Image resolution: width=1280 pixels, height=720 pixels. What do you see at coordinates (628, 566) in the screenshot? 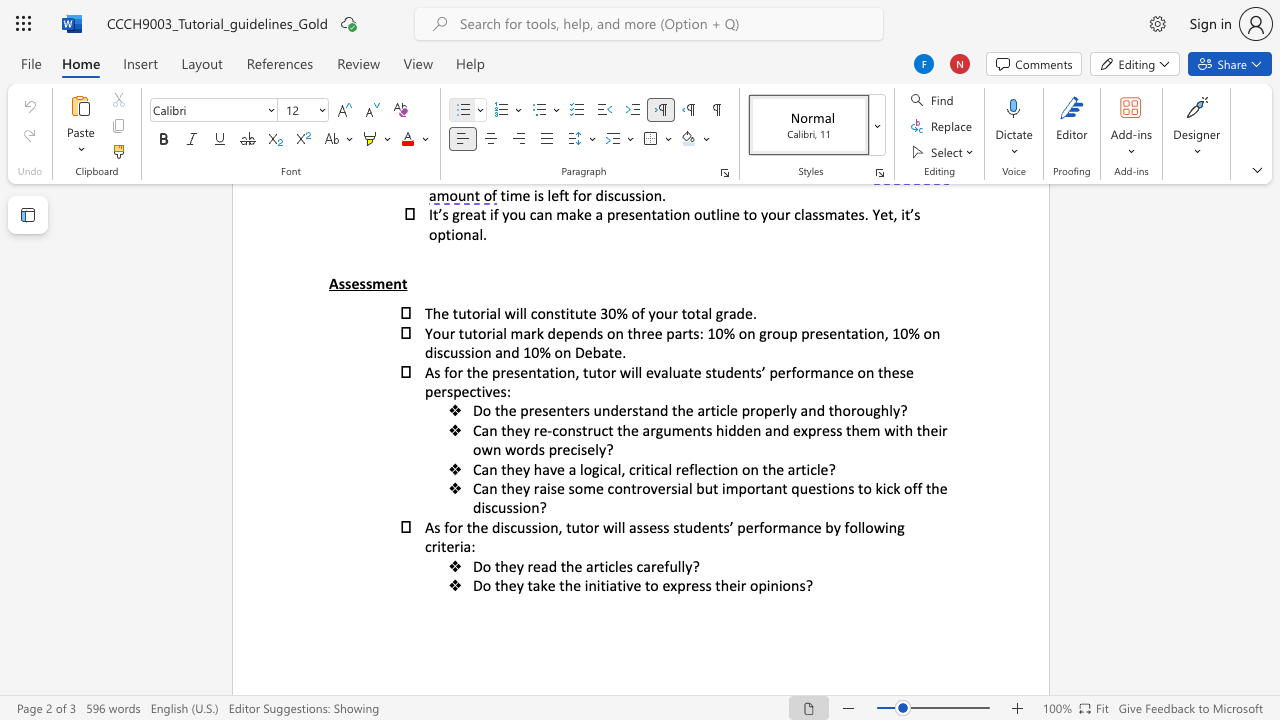
I see `the 1th character "s" in the text` at bounding box center [628, 566].